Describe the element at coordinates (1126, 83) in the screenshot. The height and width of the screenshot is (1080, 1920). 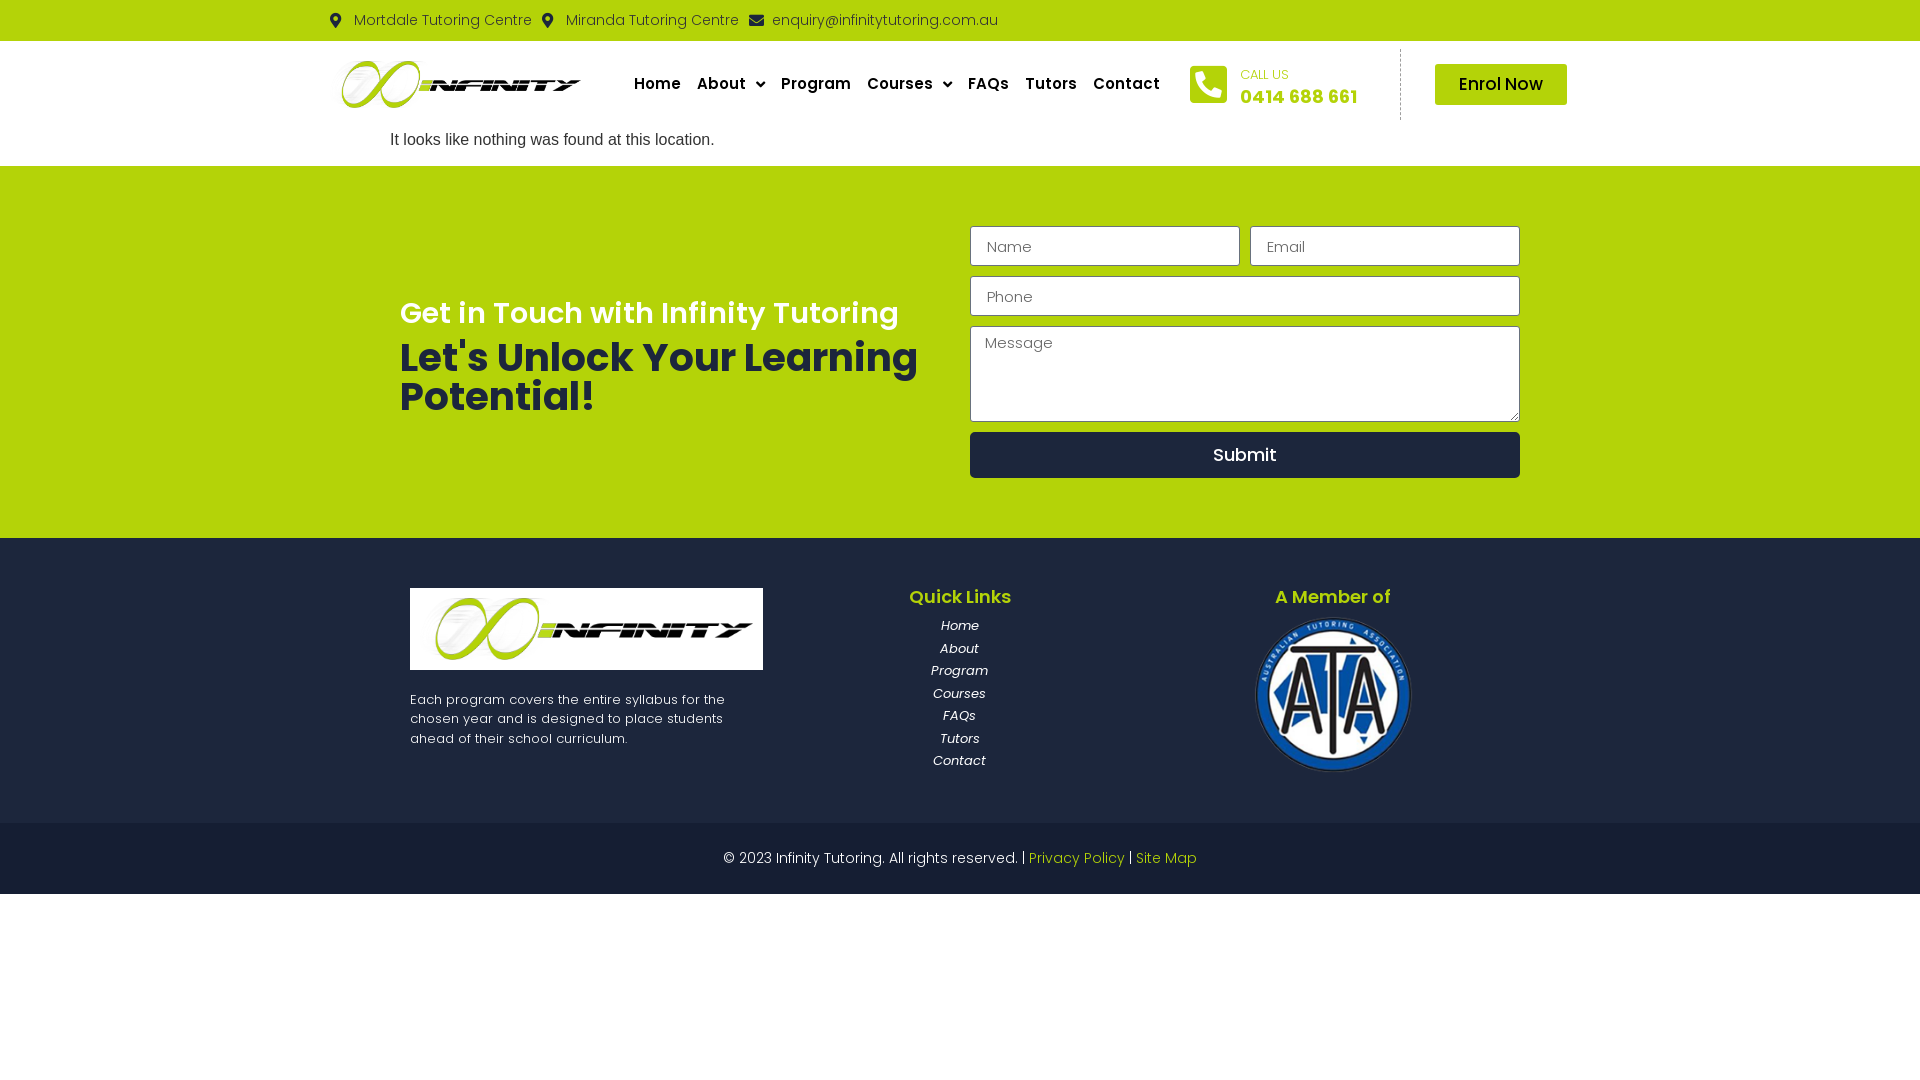
I see `'Contact'` at that location.